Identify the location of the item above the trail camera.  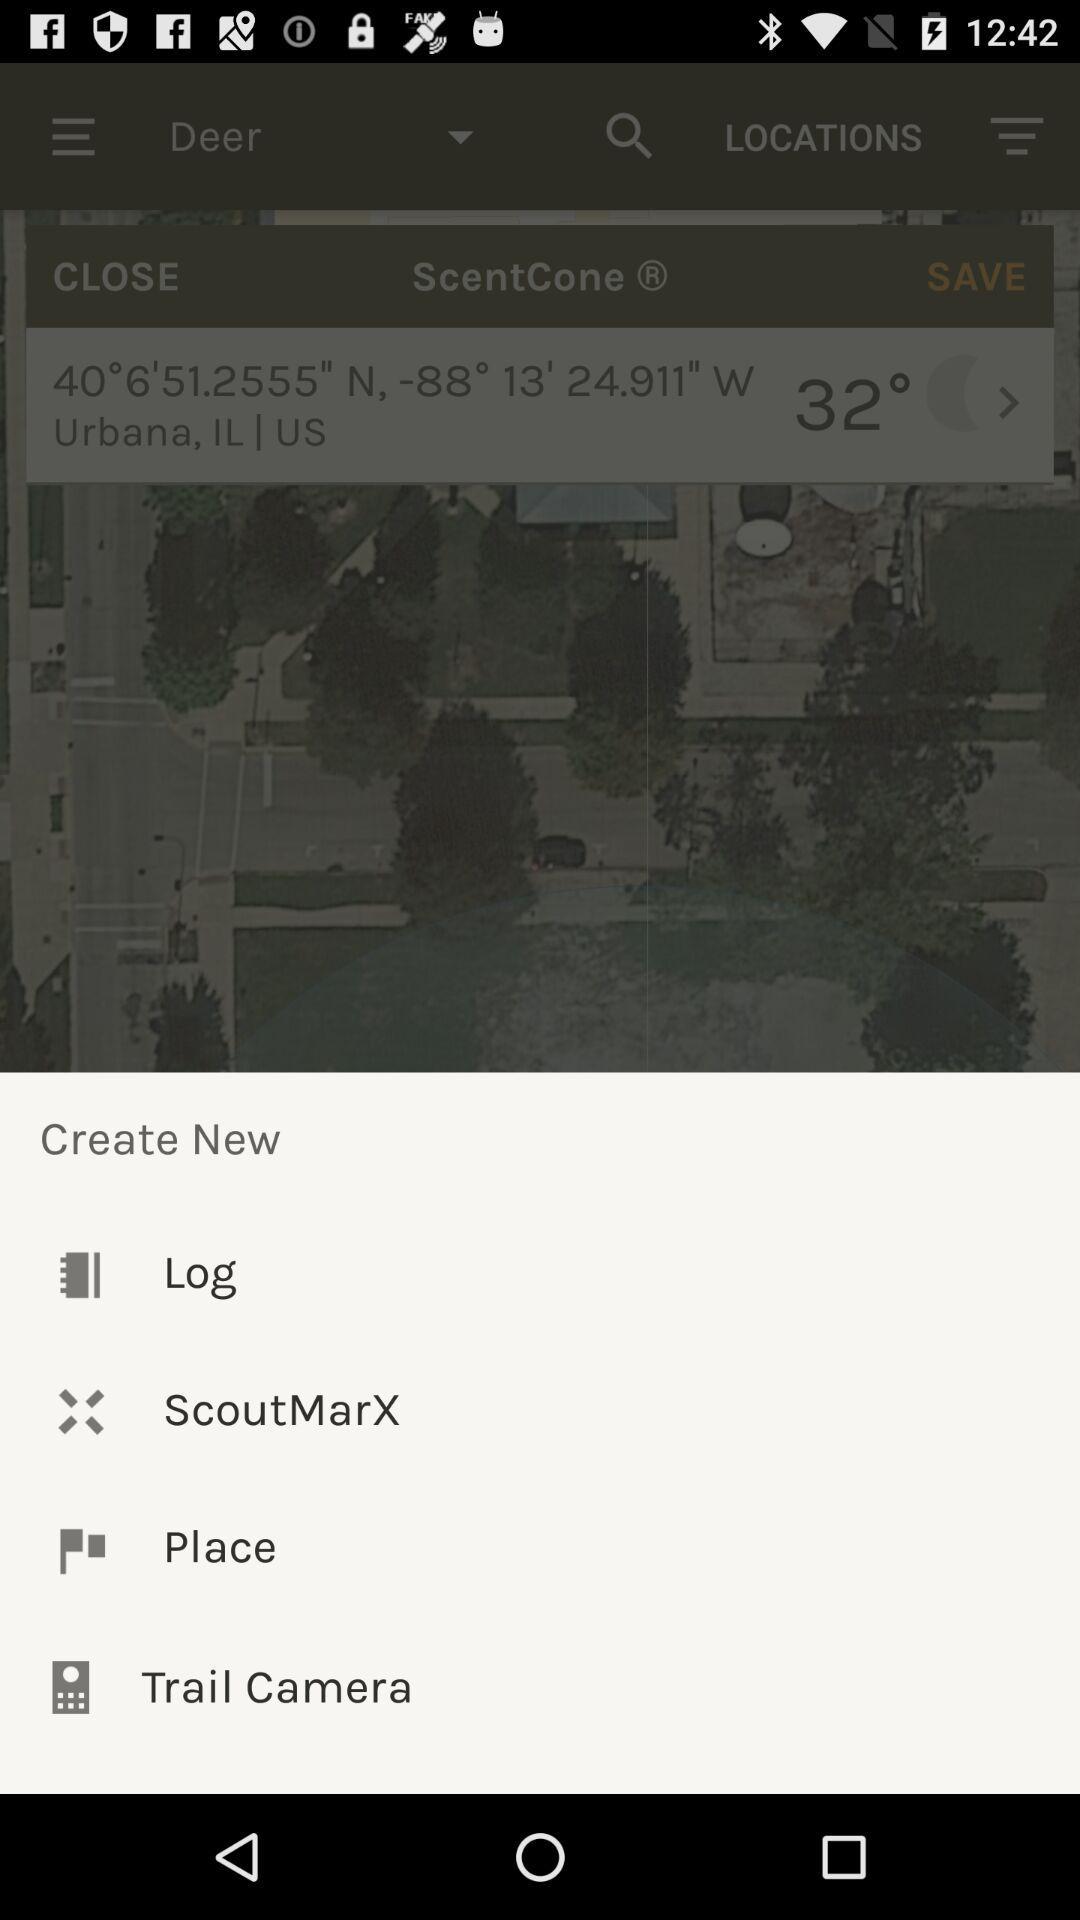
(540, 1549).